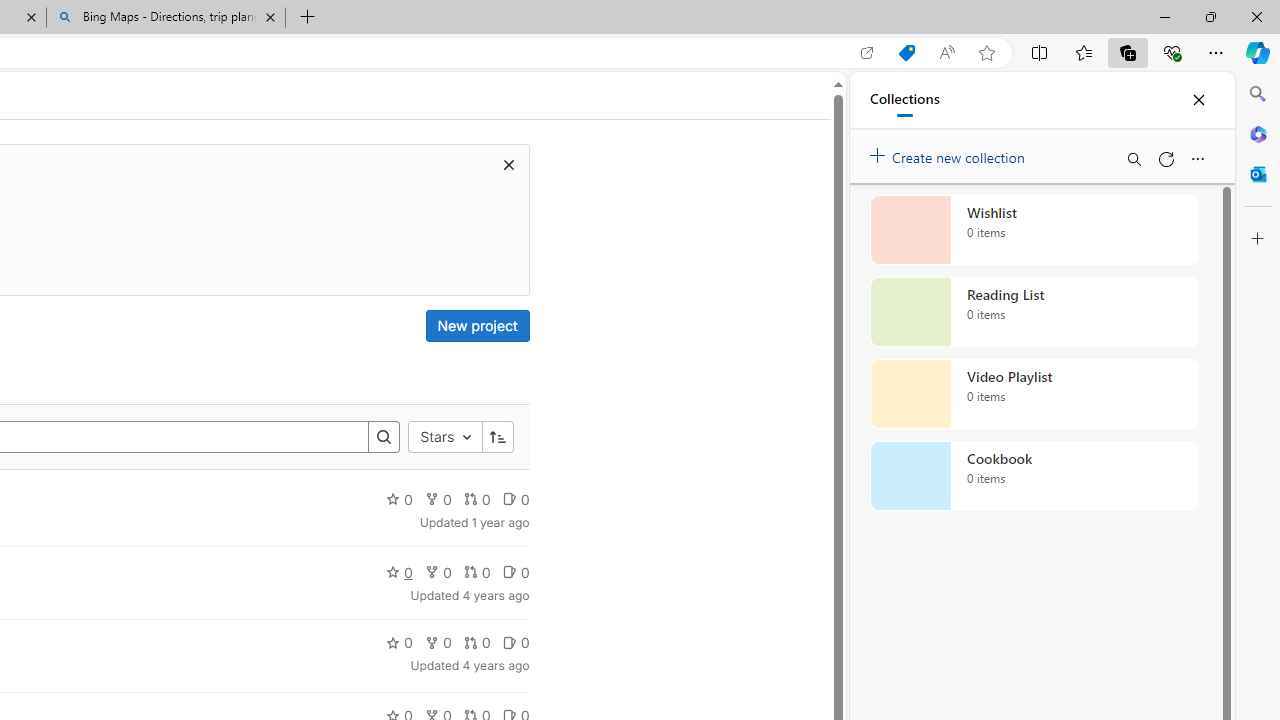  What do you see at coordinates (508, 163) in the screenshot?
I see `'Dismiss trial promotion'` at bounding box center [508, 163].